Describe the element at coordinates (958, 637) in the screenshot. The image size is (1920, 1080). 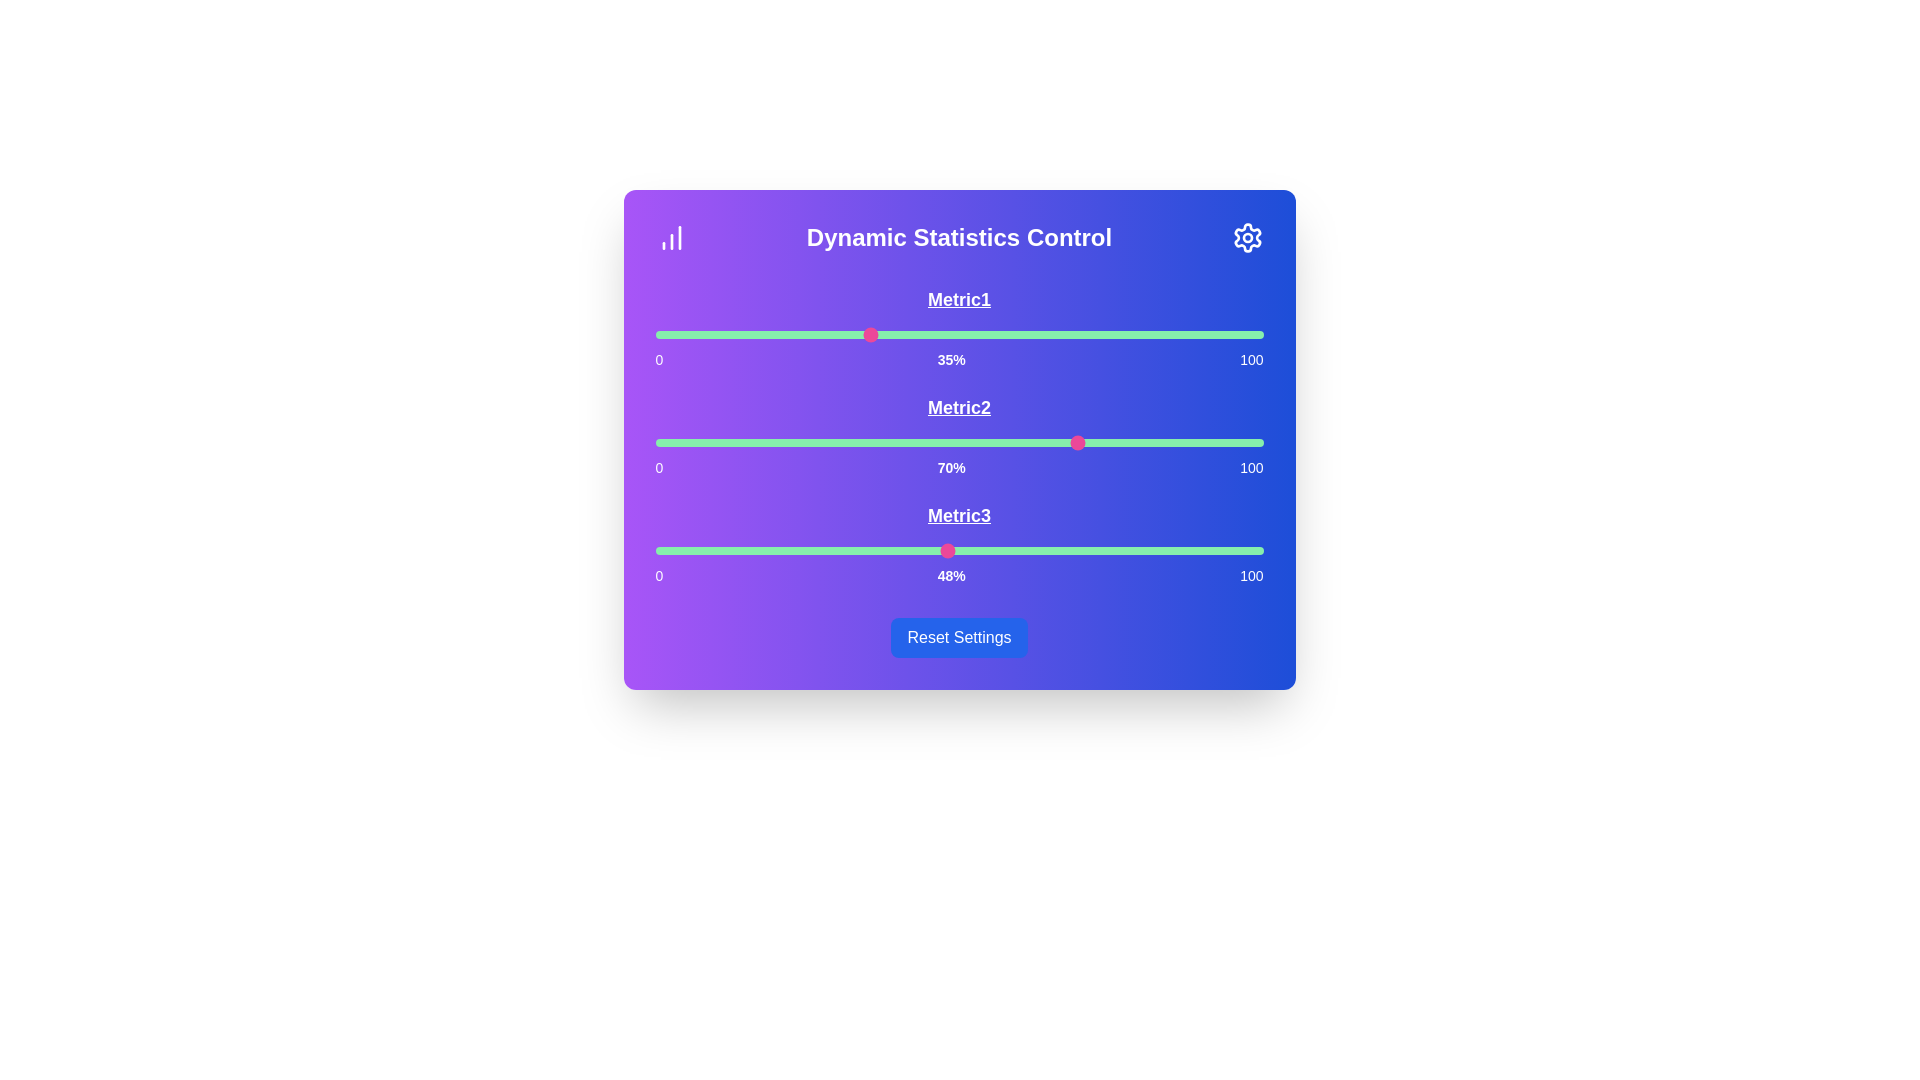
I see `the 'Reset Settings' button` at that location.